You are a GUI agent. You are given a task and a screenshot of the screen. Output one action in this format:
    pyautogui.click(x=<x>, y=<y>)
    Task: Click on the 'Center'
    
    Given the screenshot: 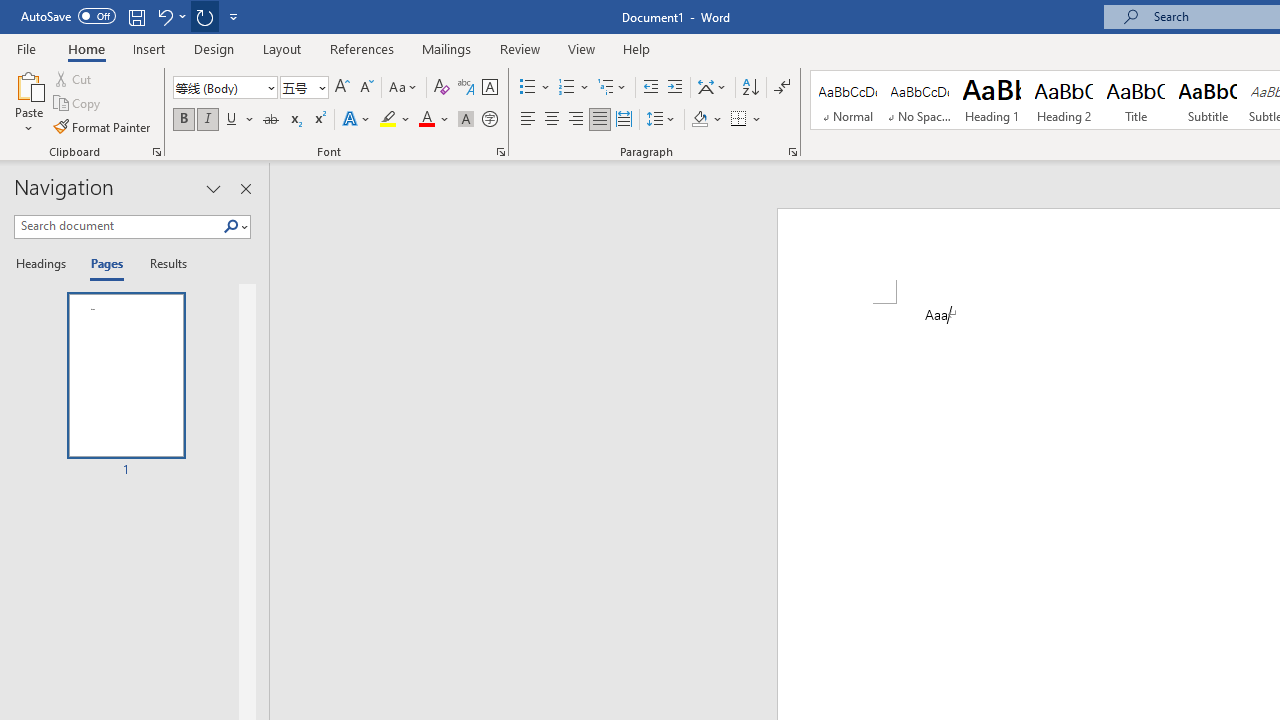 What is the action you would take?
    pyautogui.click(x=552, y=119)
    